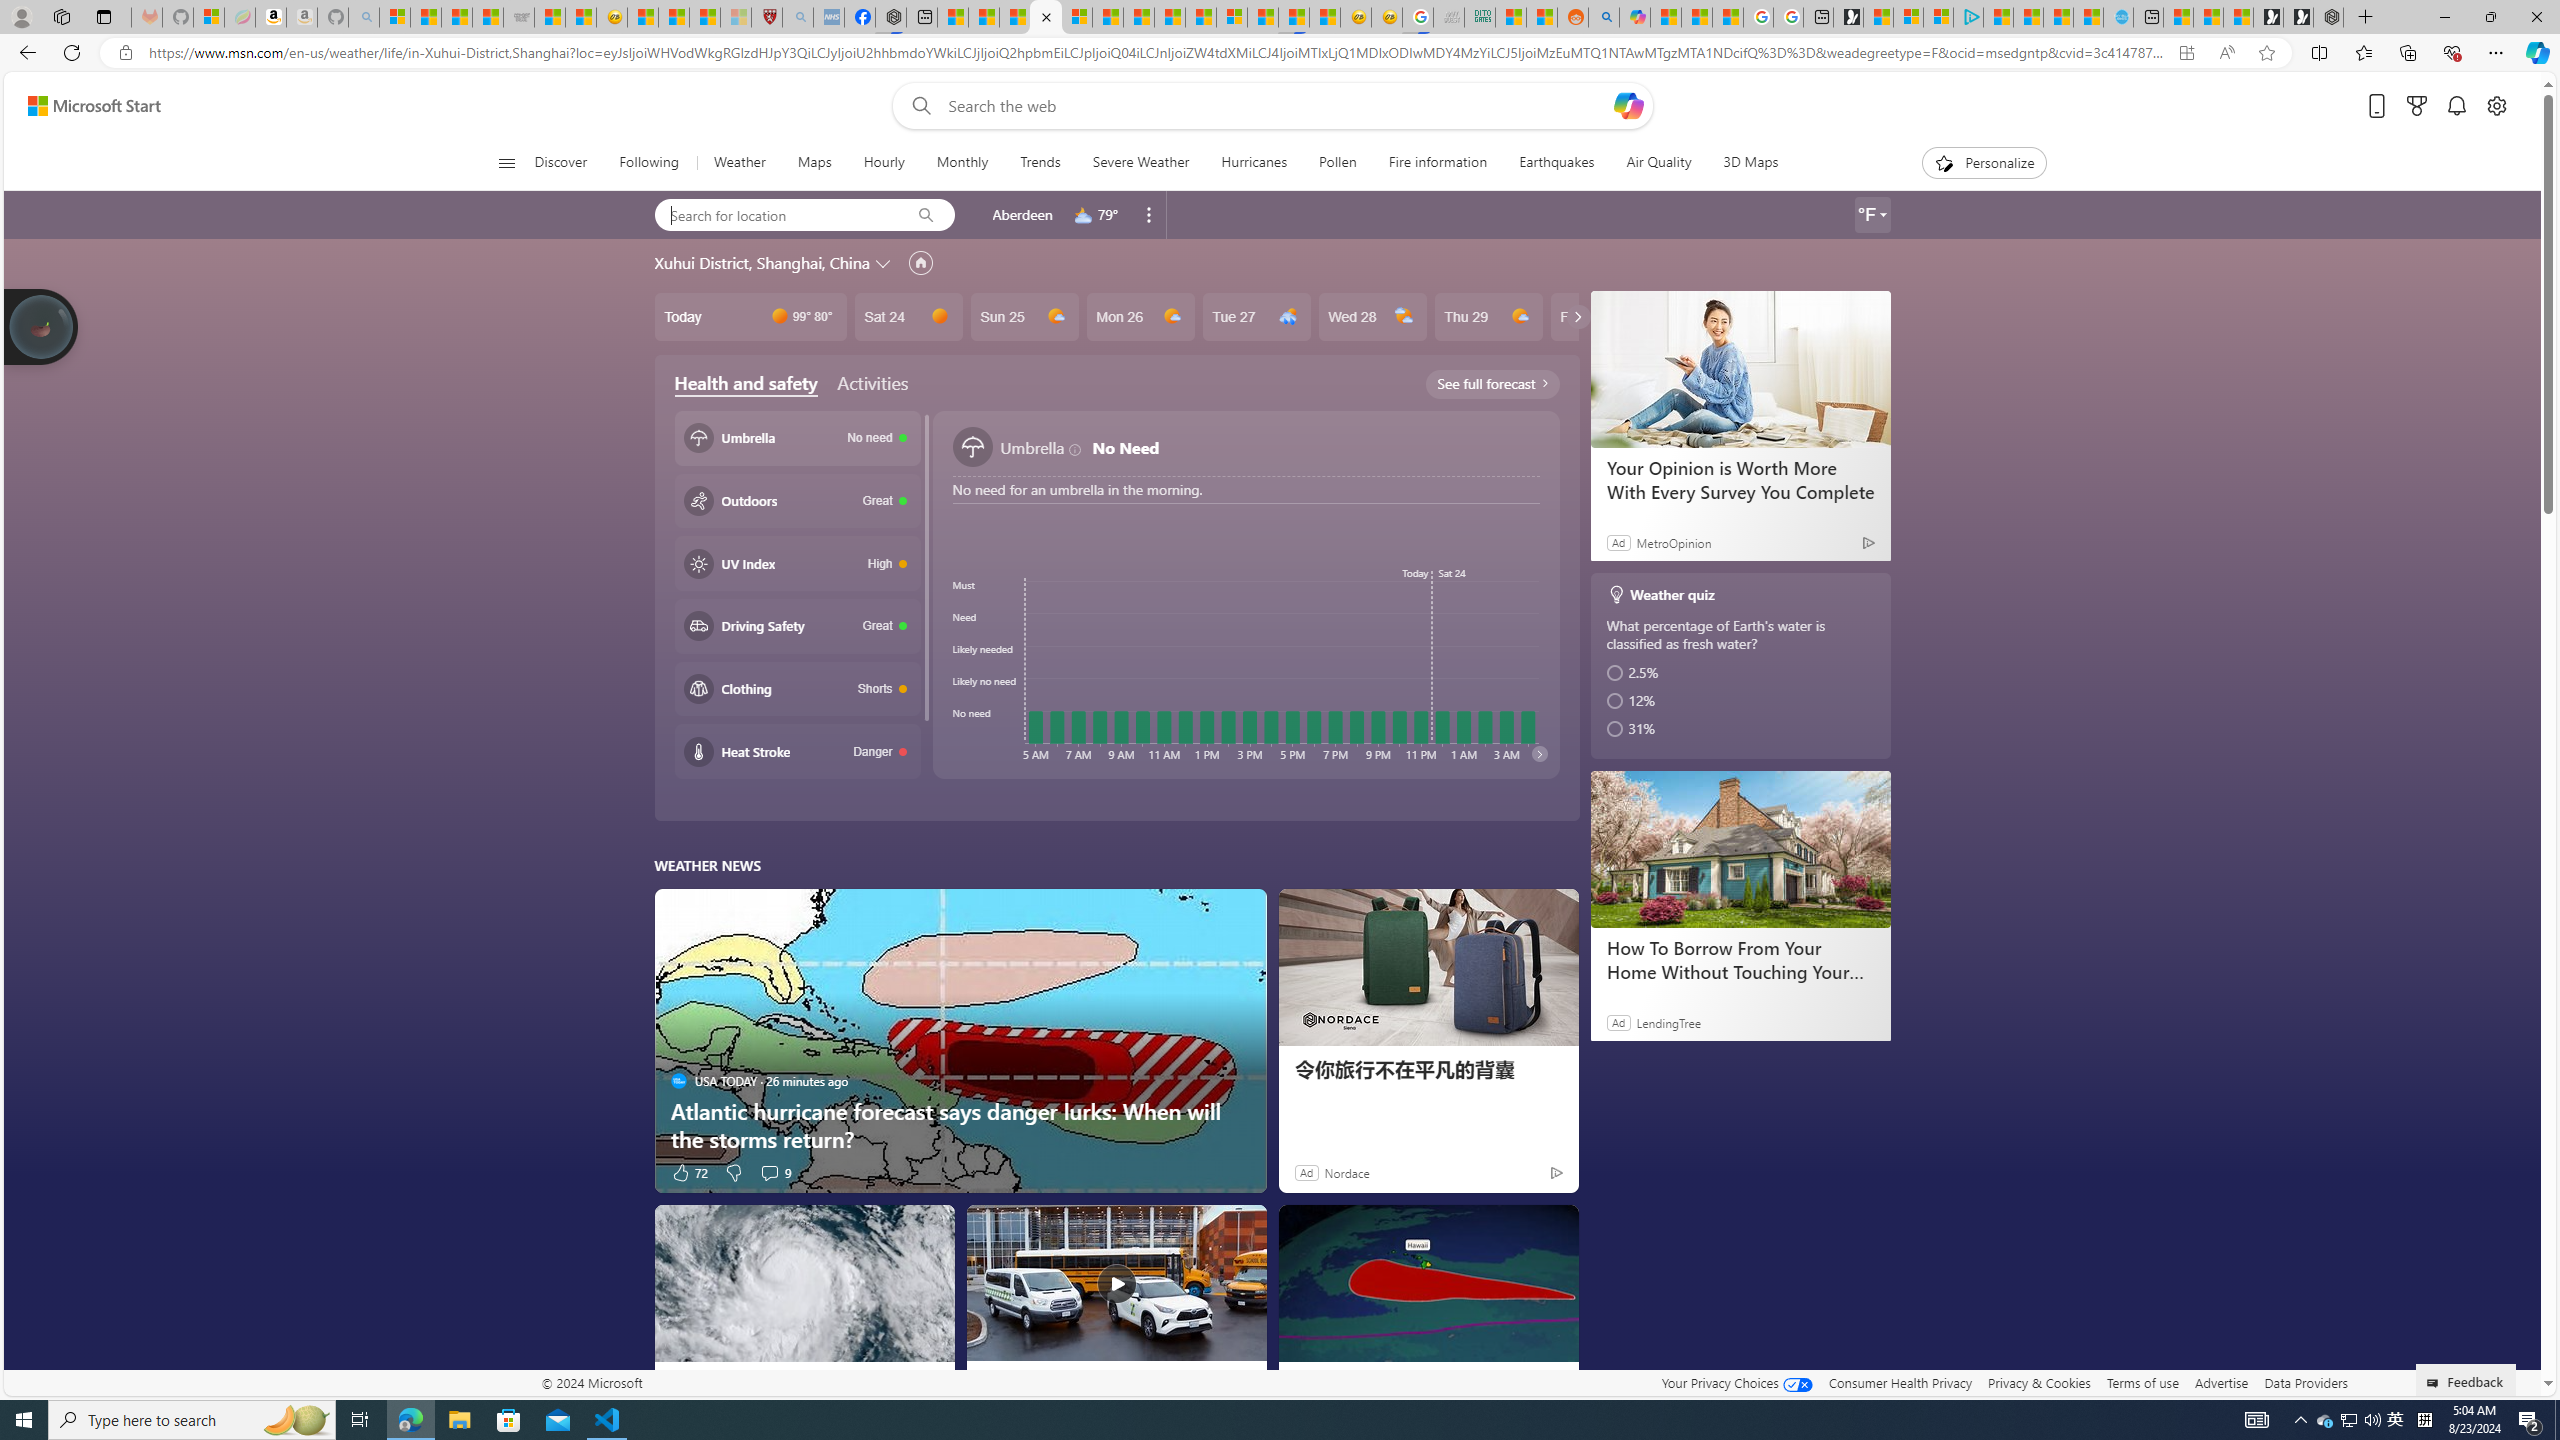 The height and width of the screenshot is (1440, 2560). What do you see at coordinates (738, 162) in the screenshot?
I see `'Weather'` at bounding box center [738, 162].